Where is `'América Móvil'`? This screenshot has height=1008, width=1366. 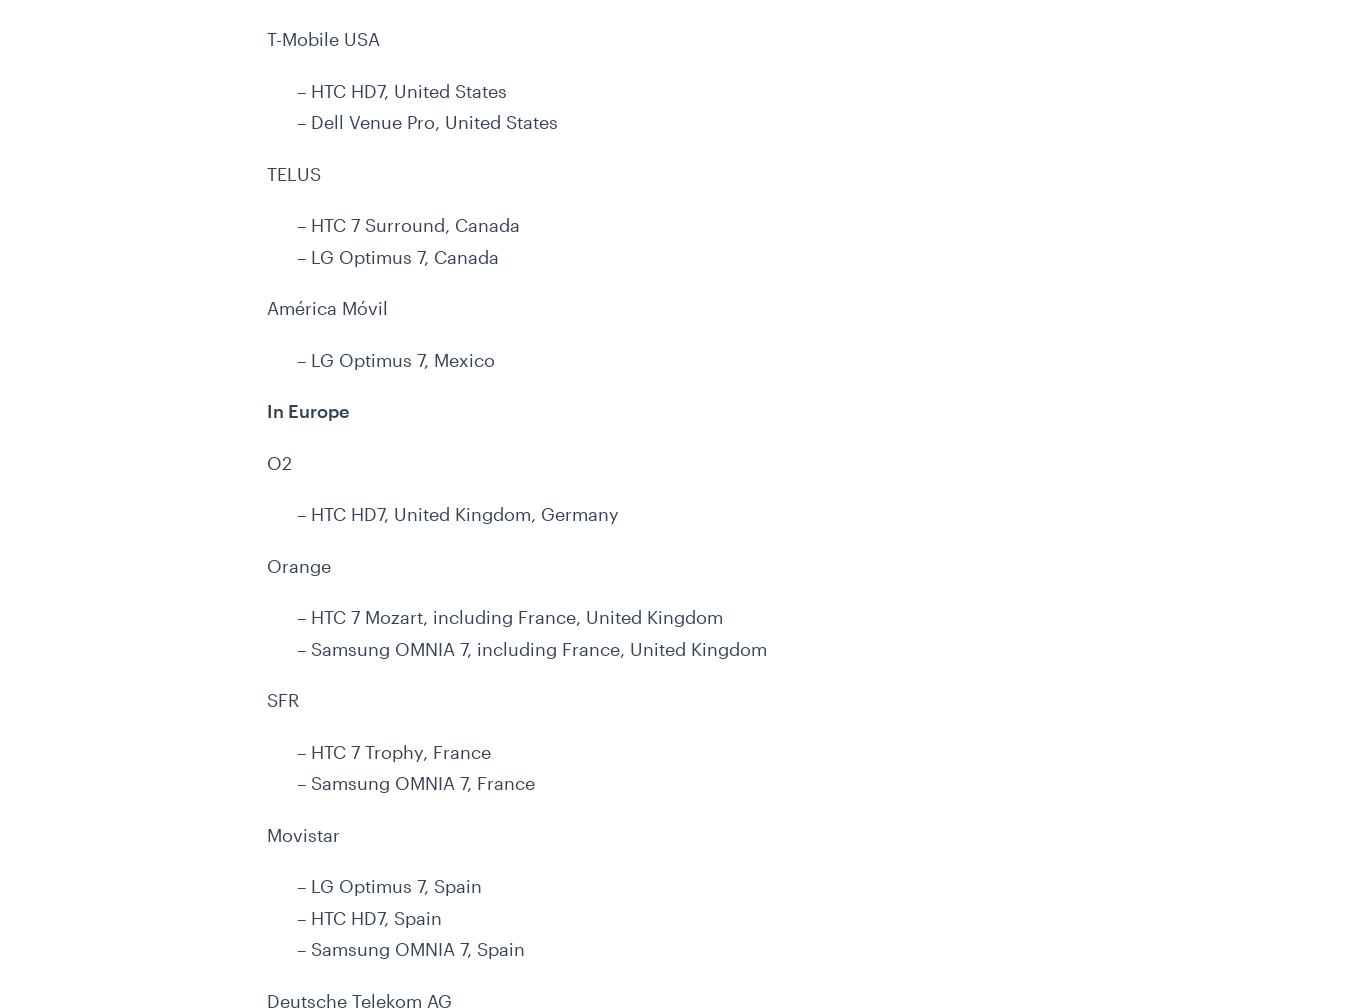 'América Móvil' is located at coordinates (267, 308).